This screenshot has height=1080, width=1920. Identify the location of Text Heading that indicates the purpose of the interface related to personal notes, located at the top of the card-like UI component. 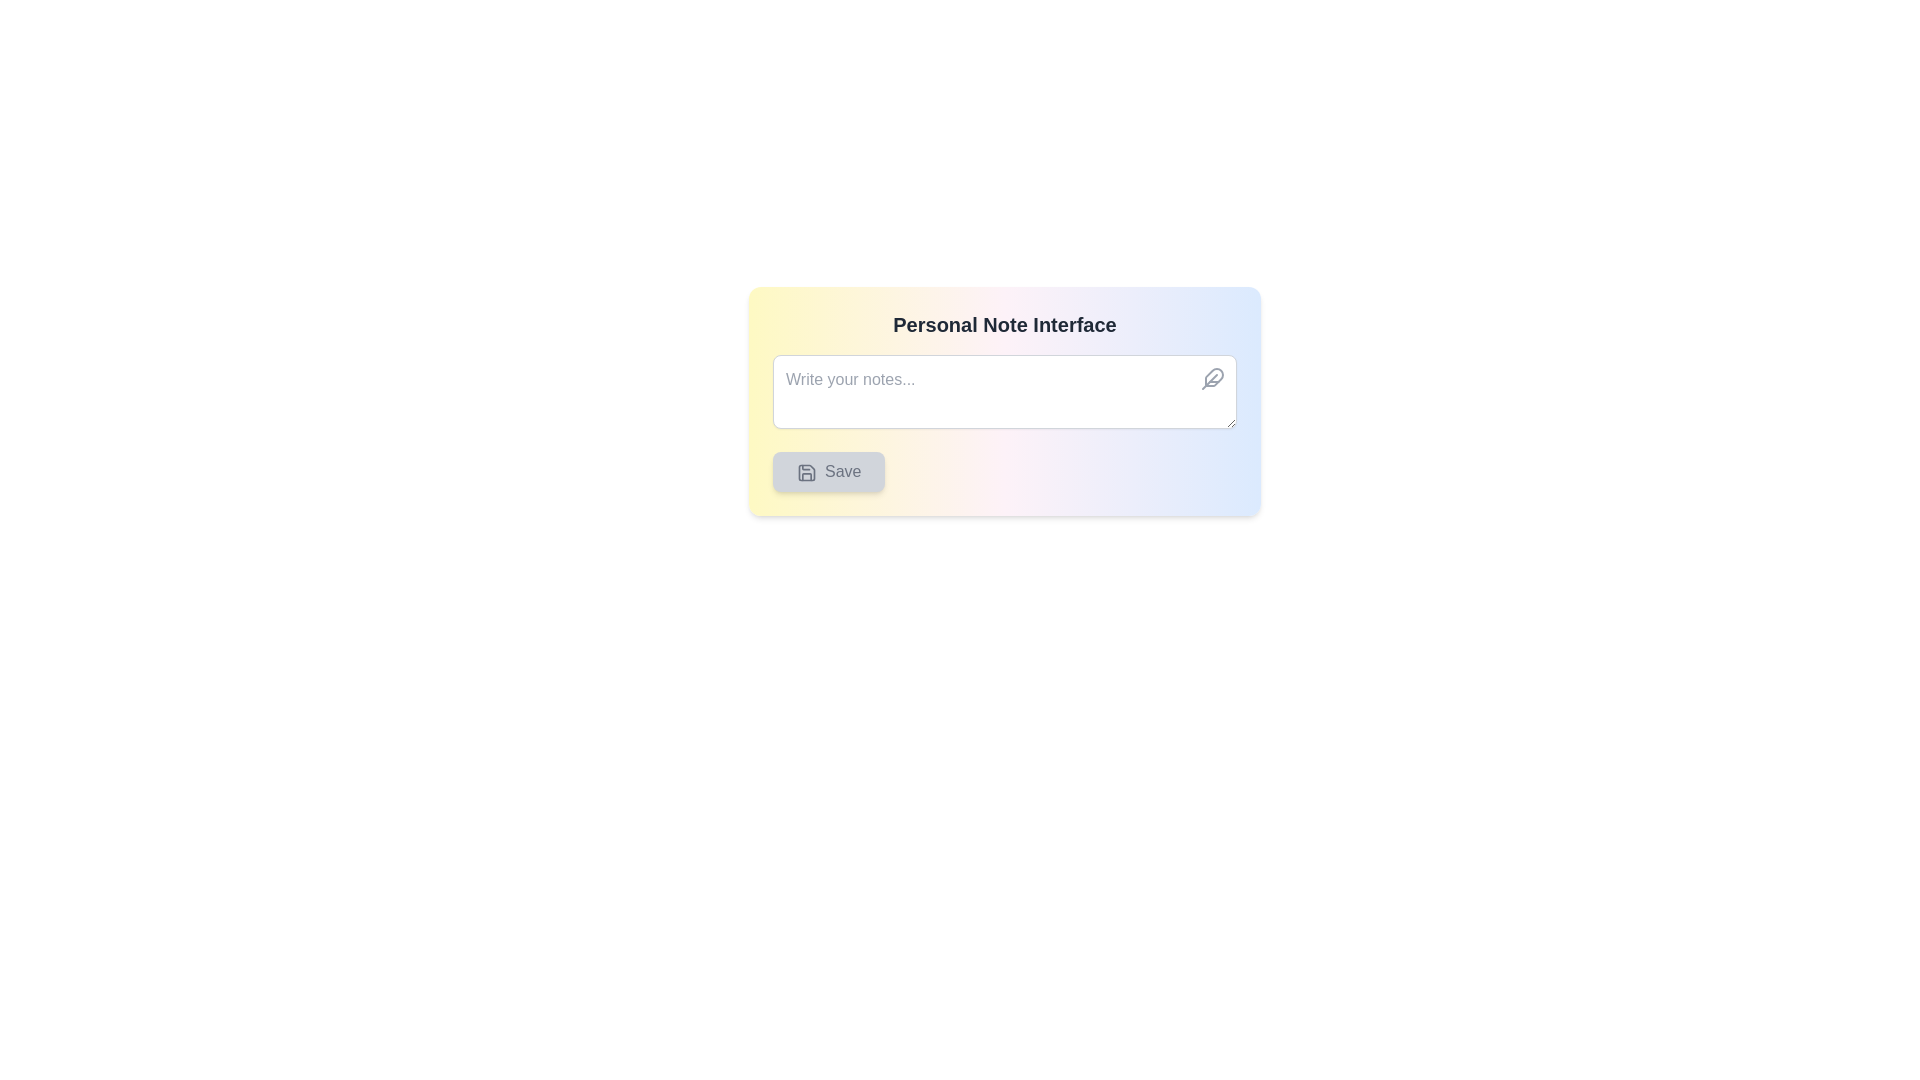
(1004, 323).